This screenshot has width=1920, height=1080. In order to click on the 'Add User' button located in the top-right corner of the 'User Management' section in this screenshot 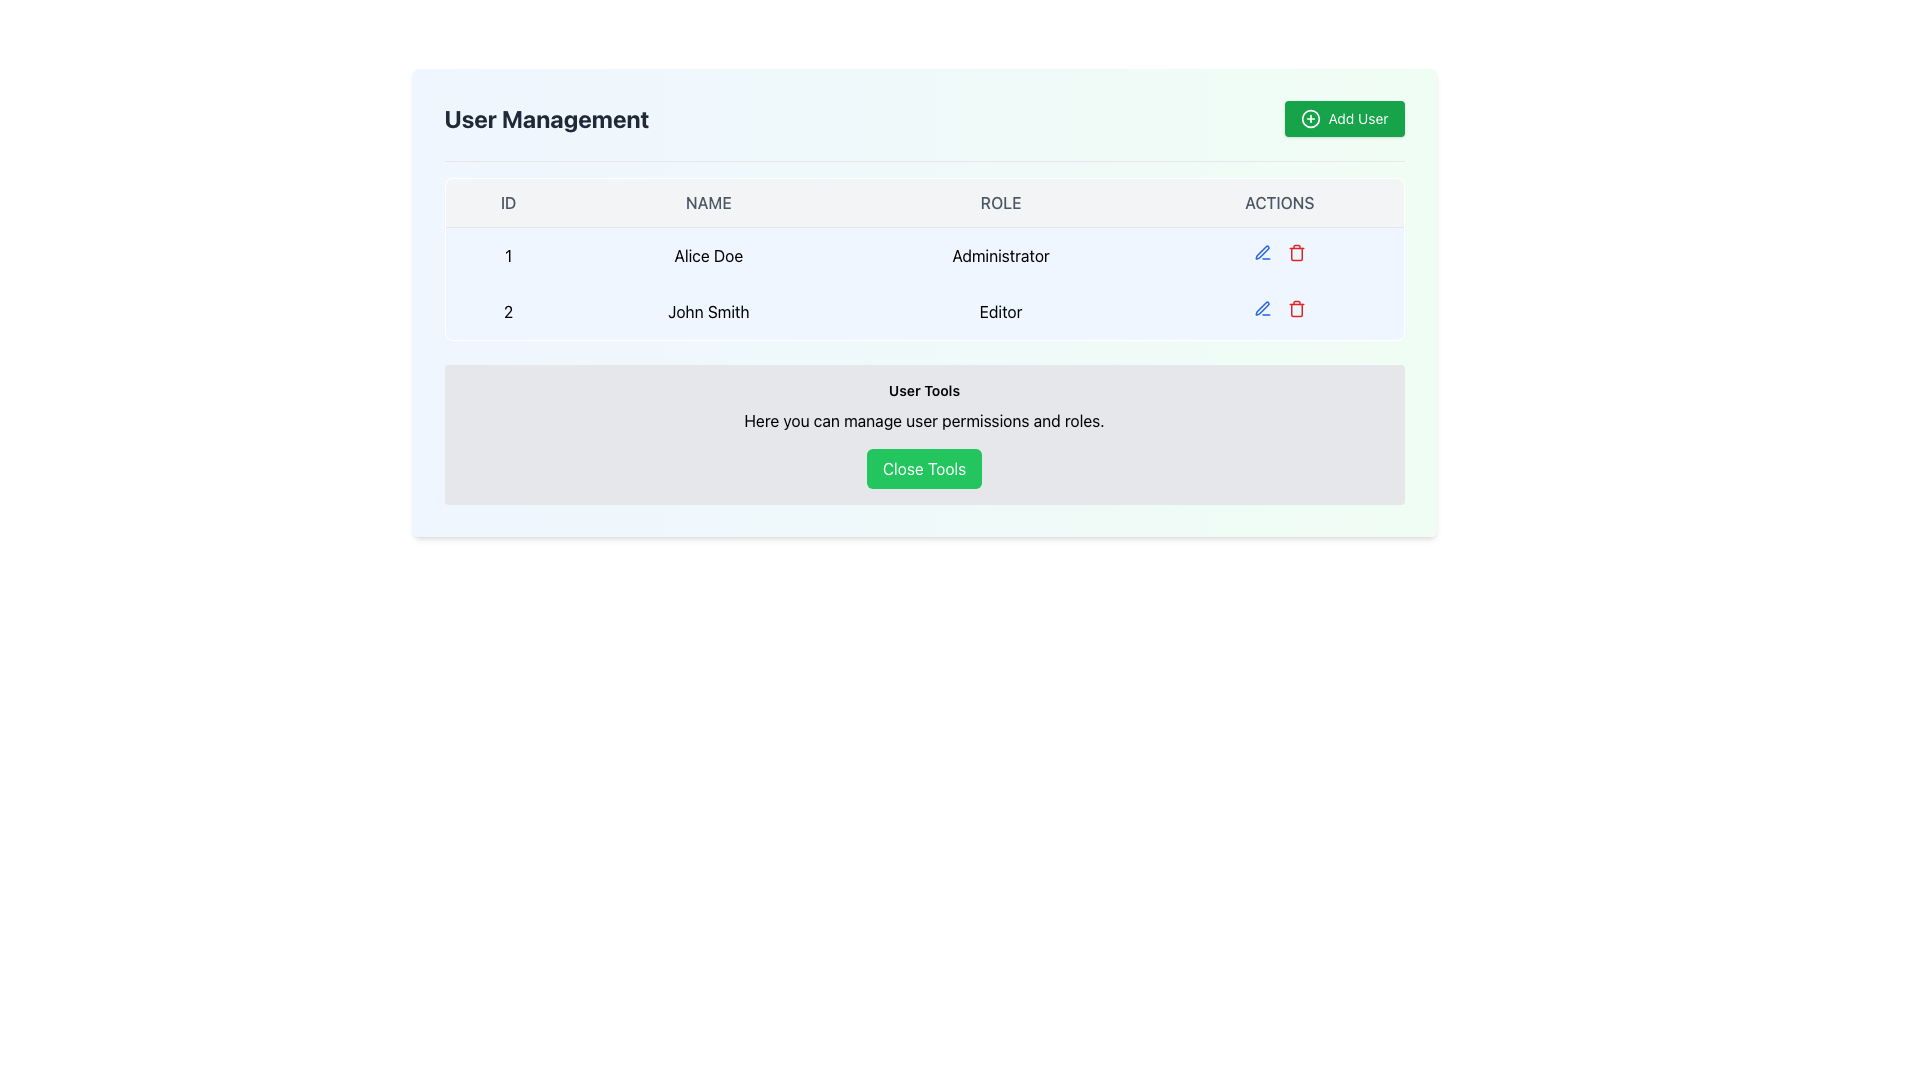, I will do `click(1344, 119)`.